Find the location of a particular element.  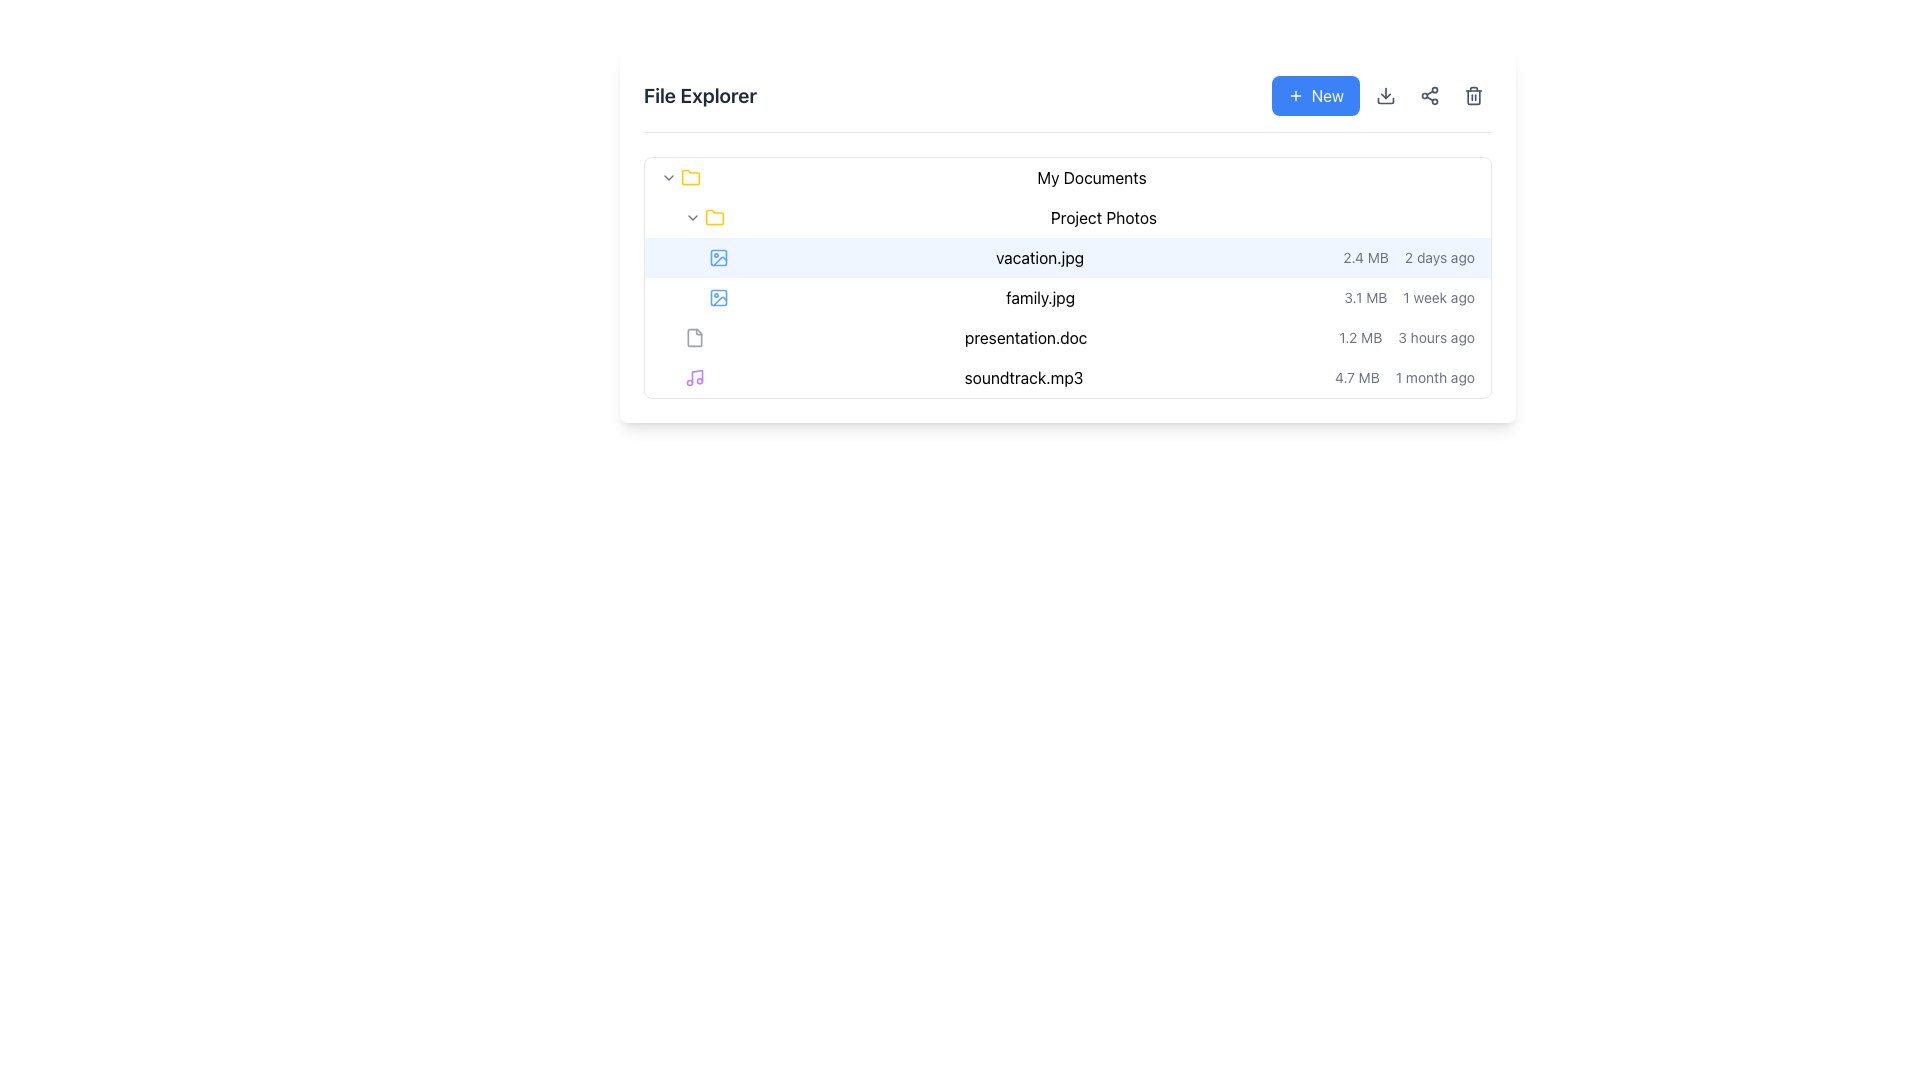

the informational Text label indicating the size of the file located in the second row of the file explorer interface, positioned between the 'family.jpg' file name and the date label '1 week ago' is located at coordinates (1364, 297).